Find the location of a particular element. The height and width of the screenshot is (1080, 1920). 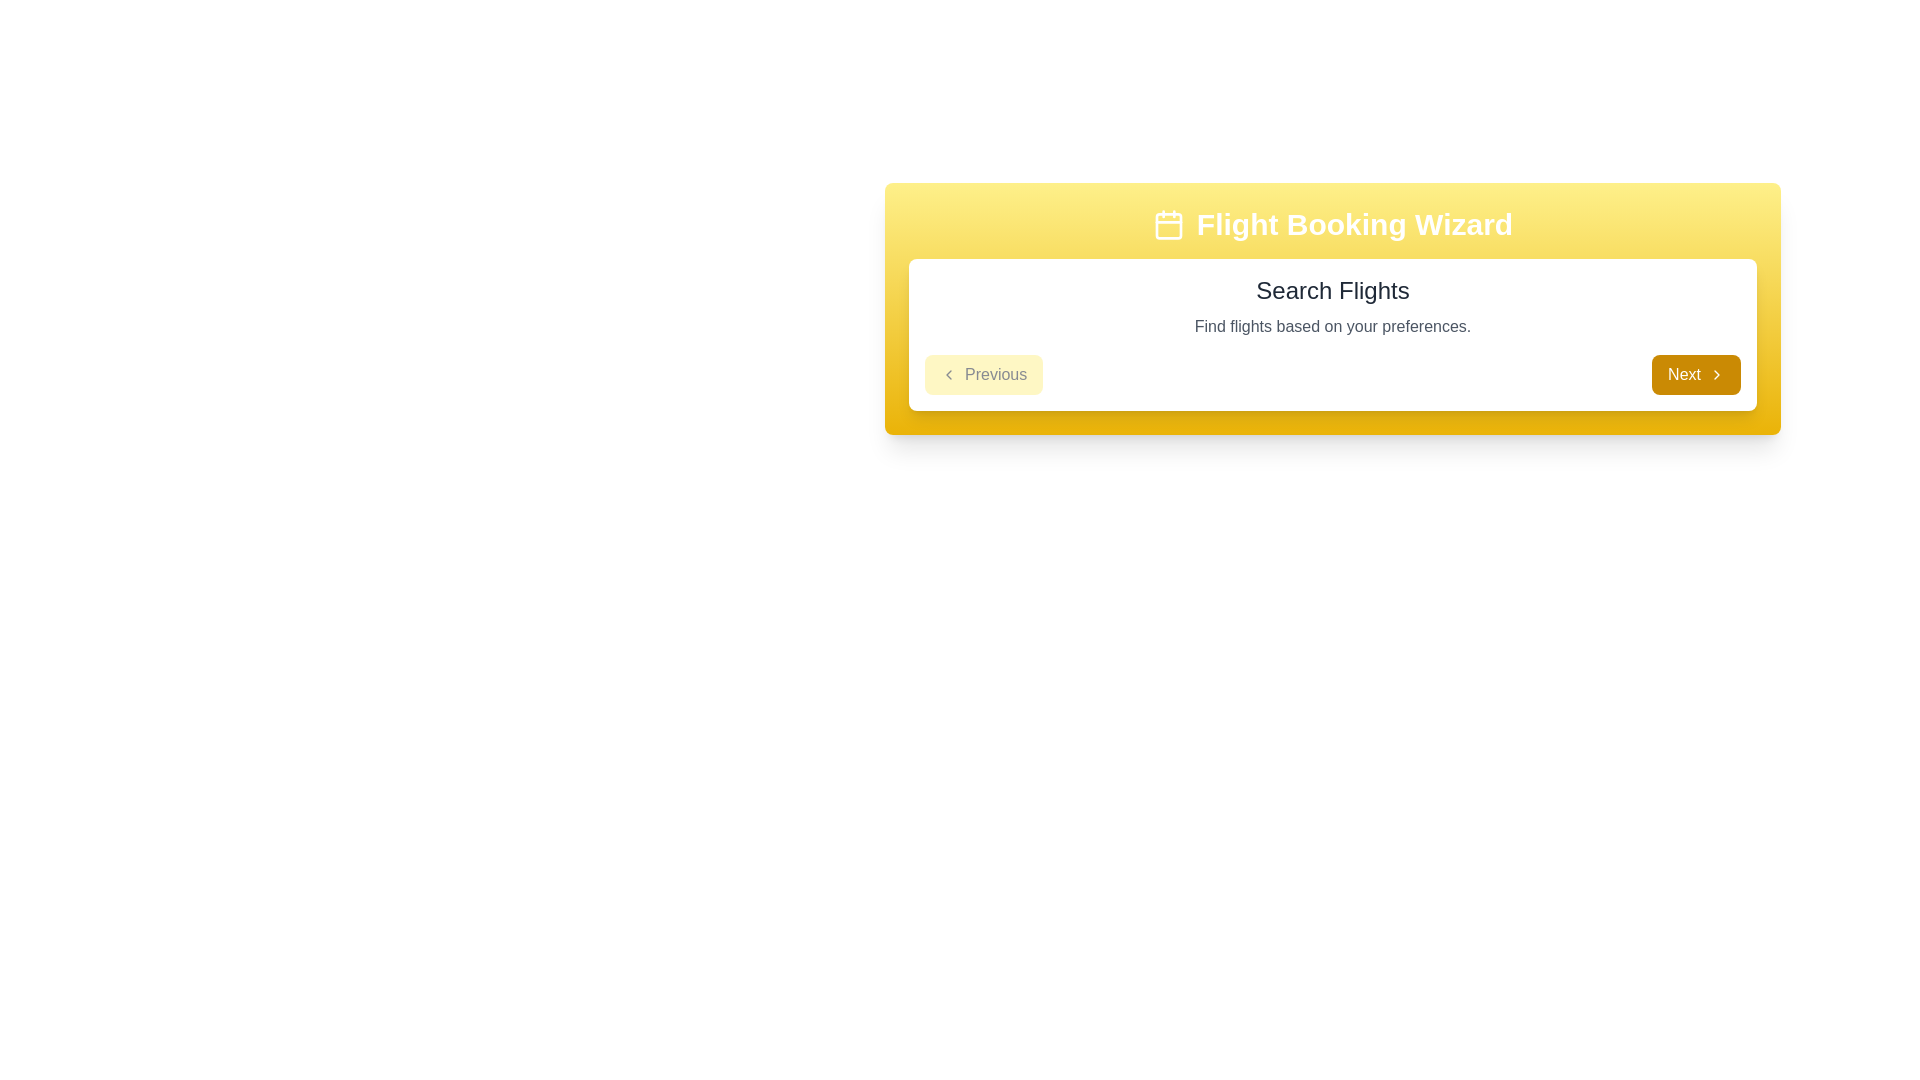

the rectangular calendar body icon, which is part of the calendar icon located in the header of the yellow gradient panel next to the 'Flight Booking Wizard' title is located at coordinates (1168, 225).